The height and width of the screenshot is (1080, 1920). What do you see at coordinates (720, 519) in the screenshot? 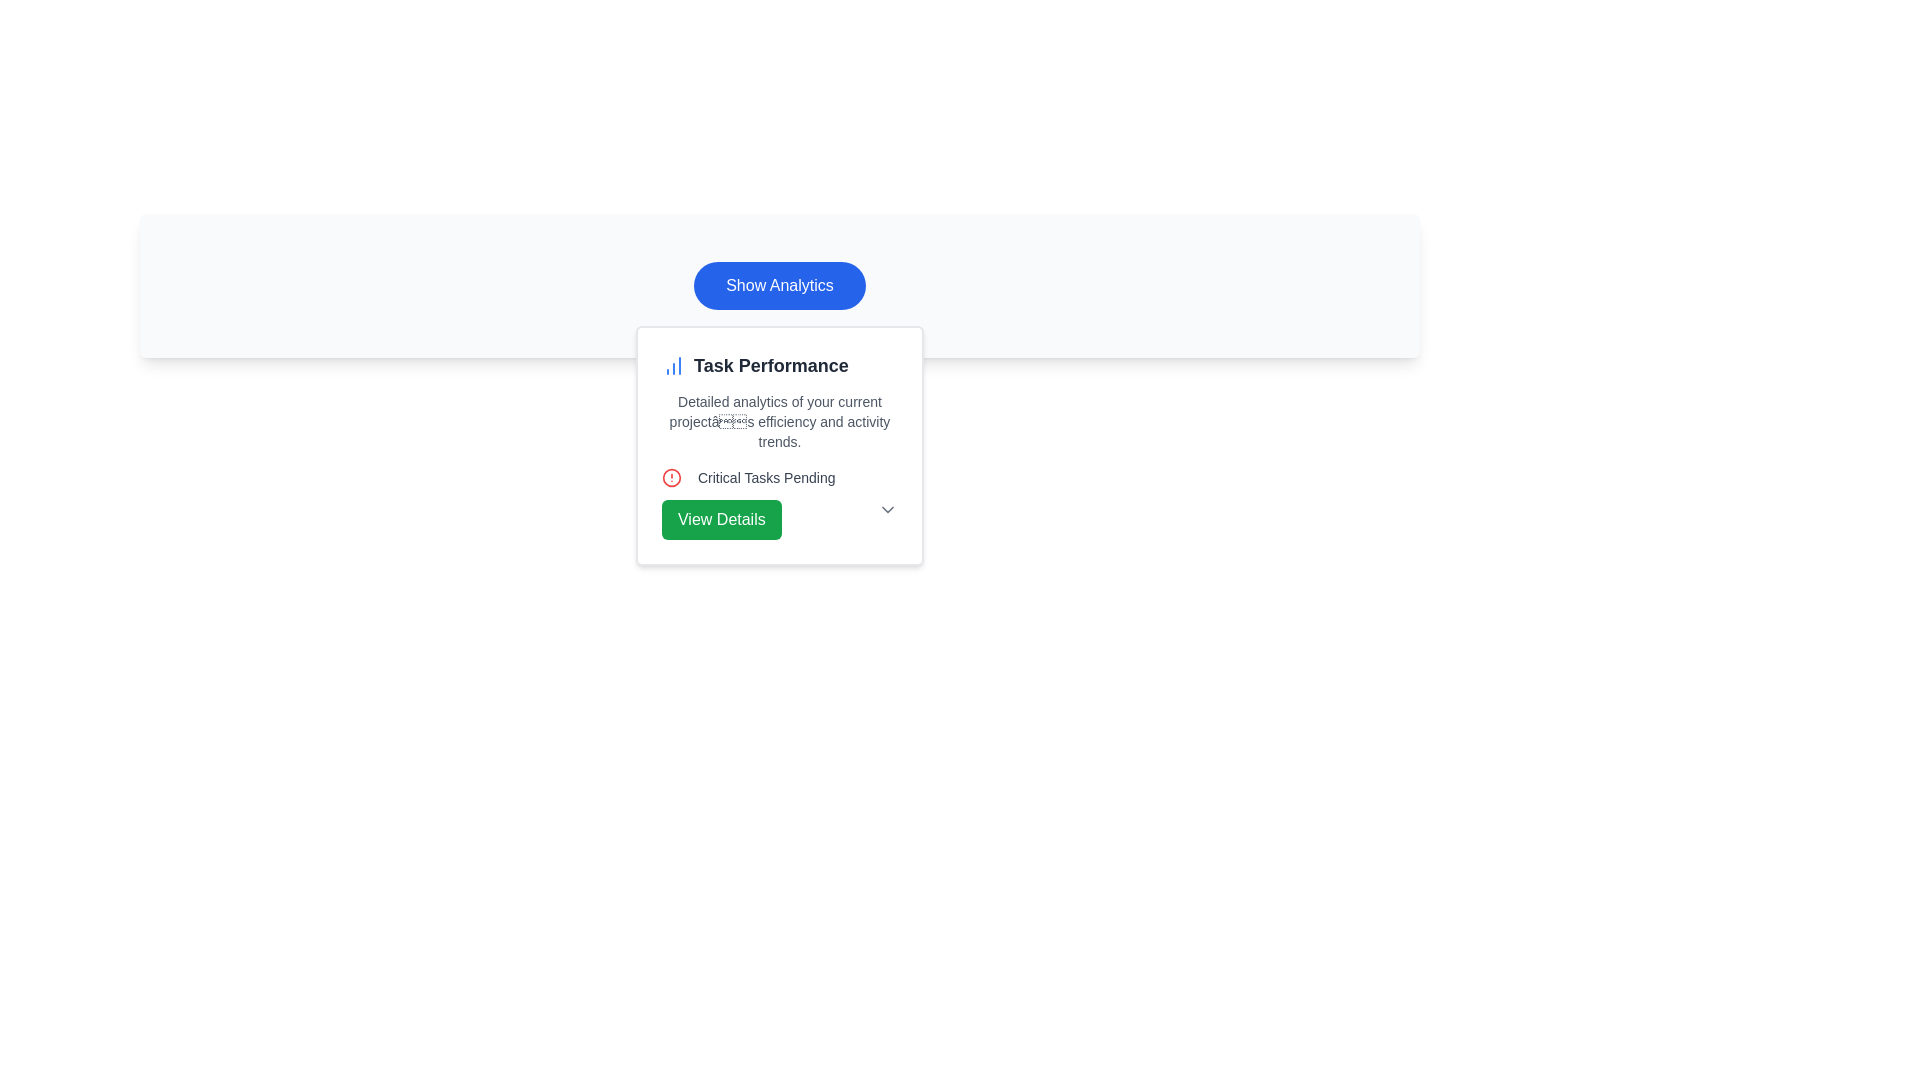
I see `the leftmost button in the 'Task Performance' card to initiate navigation to the detailed view or additional information` at bounding box center [720, 519].